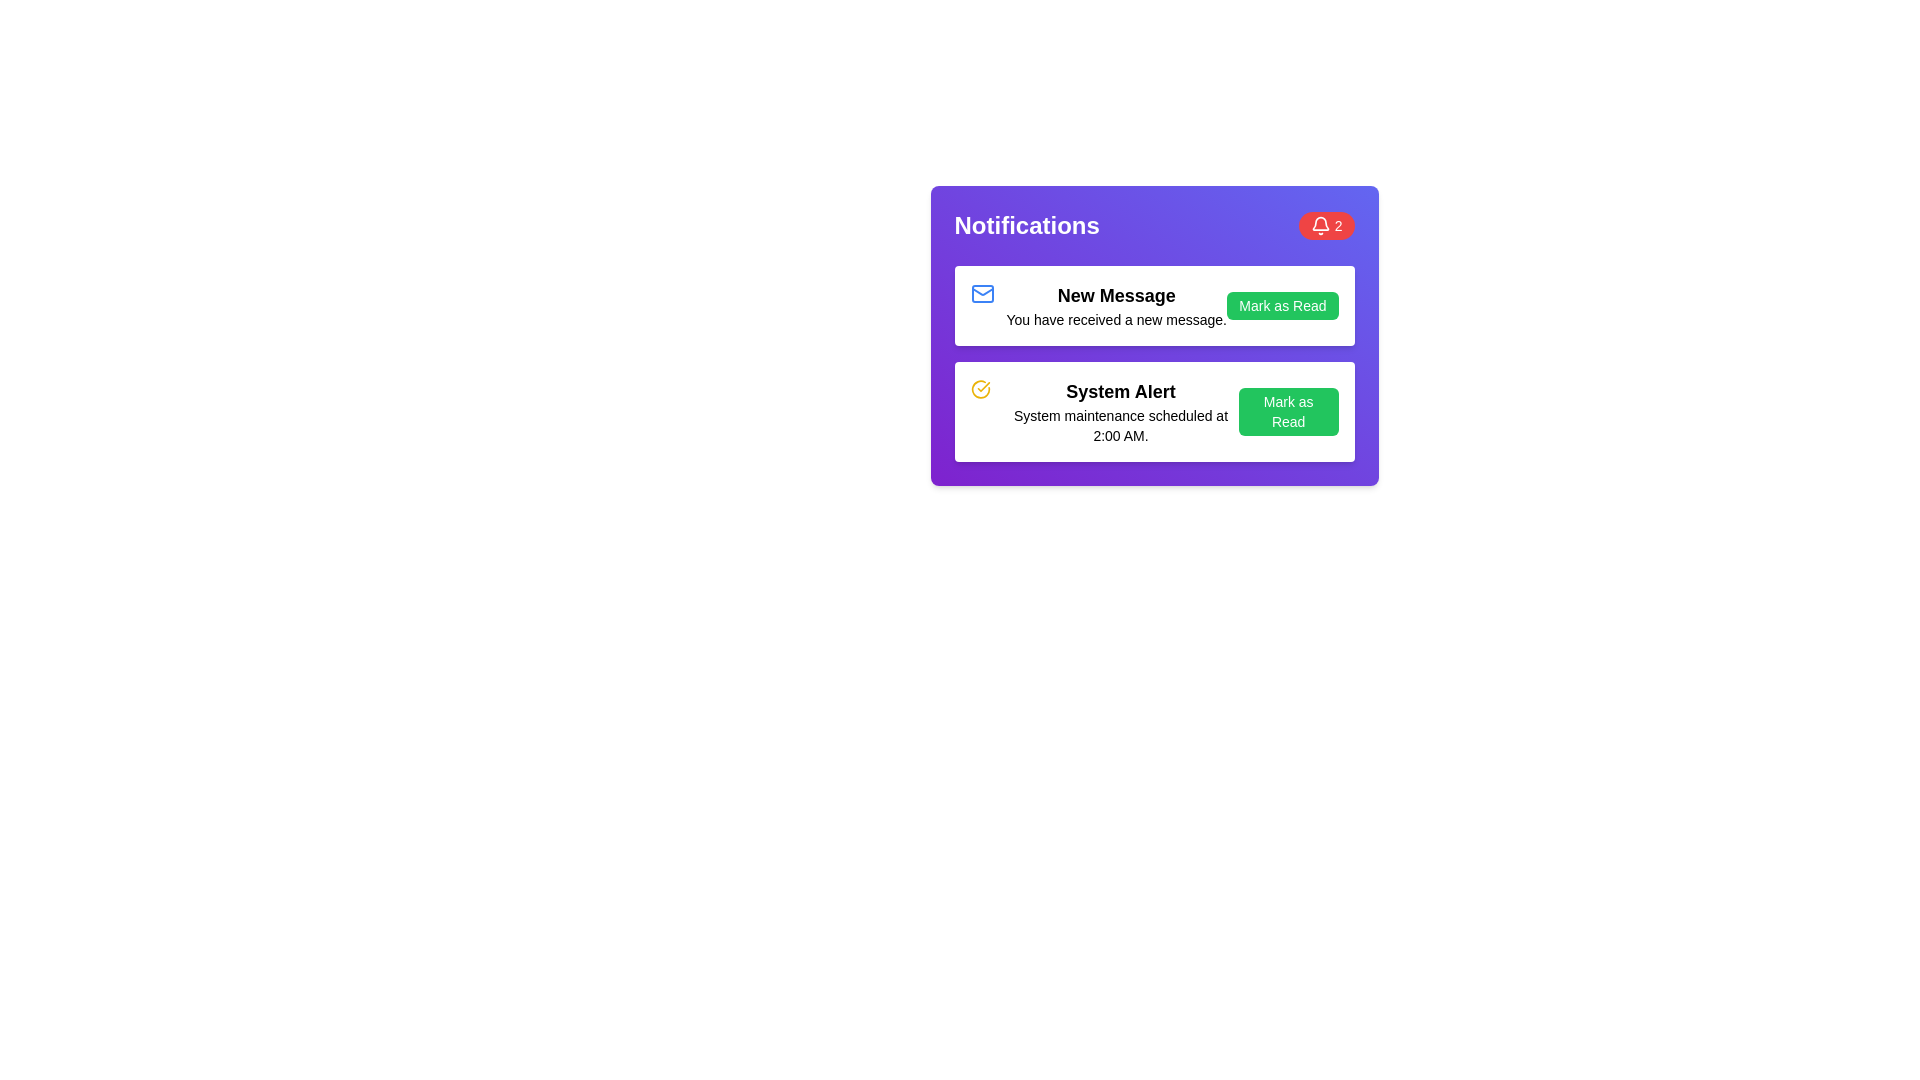 Image resolution: width=1920 pixels, height=1080 pixels. What do you see at coordinates (1121, 411) in the screenshot?
I see `the notification text block that provides details about an upcoming system maintenance event, located below the 'New Message' notification and centered within the notification card` at bounding box center [1121, 411].